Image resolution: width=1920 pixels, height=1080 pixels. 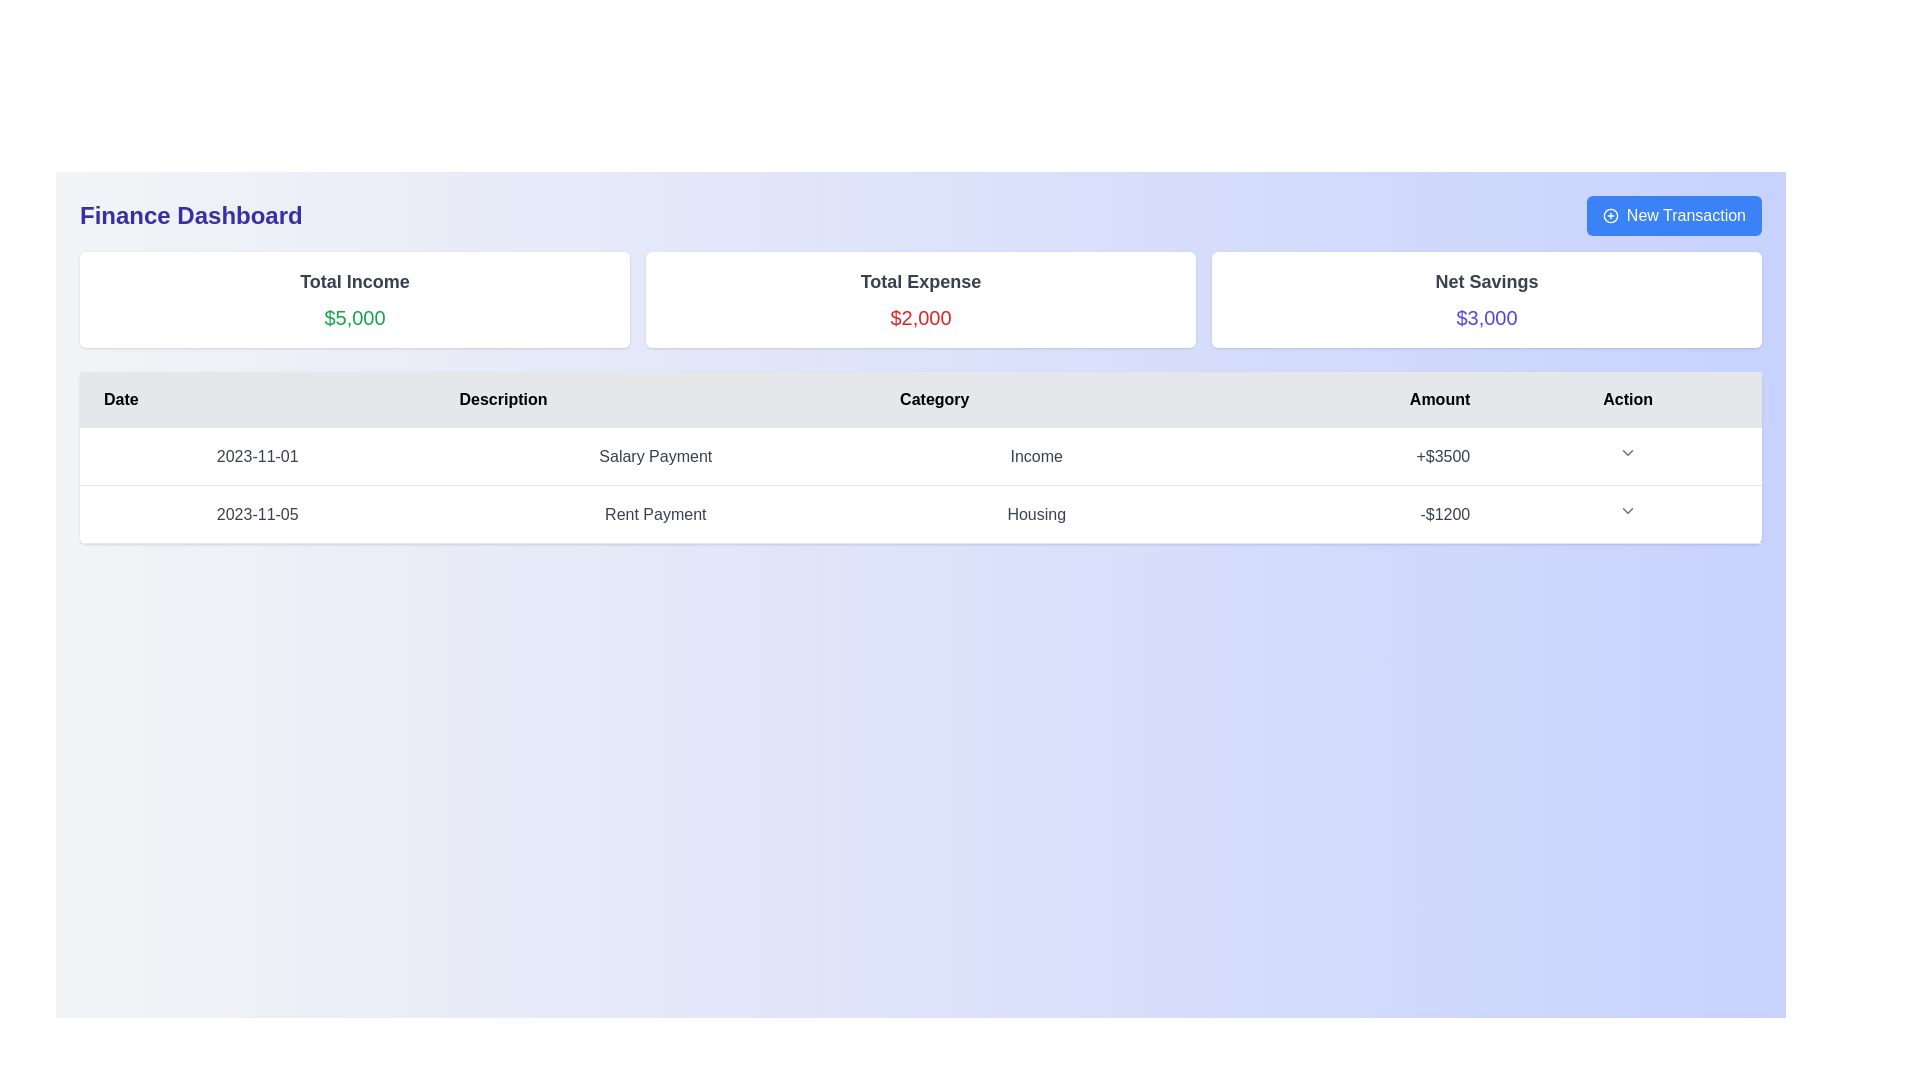 What do you see at coordinates (1628, 456) in the screenshot?
I see `the Dropdown trigger icon in the 'Action' column of the financial data table for the entry dated '2023-11-01', which is a small downward-pointing arrow icon styled as a minimalistic glyph` at bounding box center [1628, 456].